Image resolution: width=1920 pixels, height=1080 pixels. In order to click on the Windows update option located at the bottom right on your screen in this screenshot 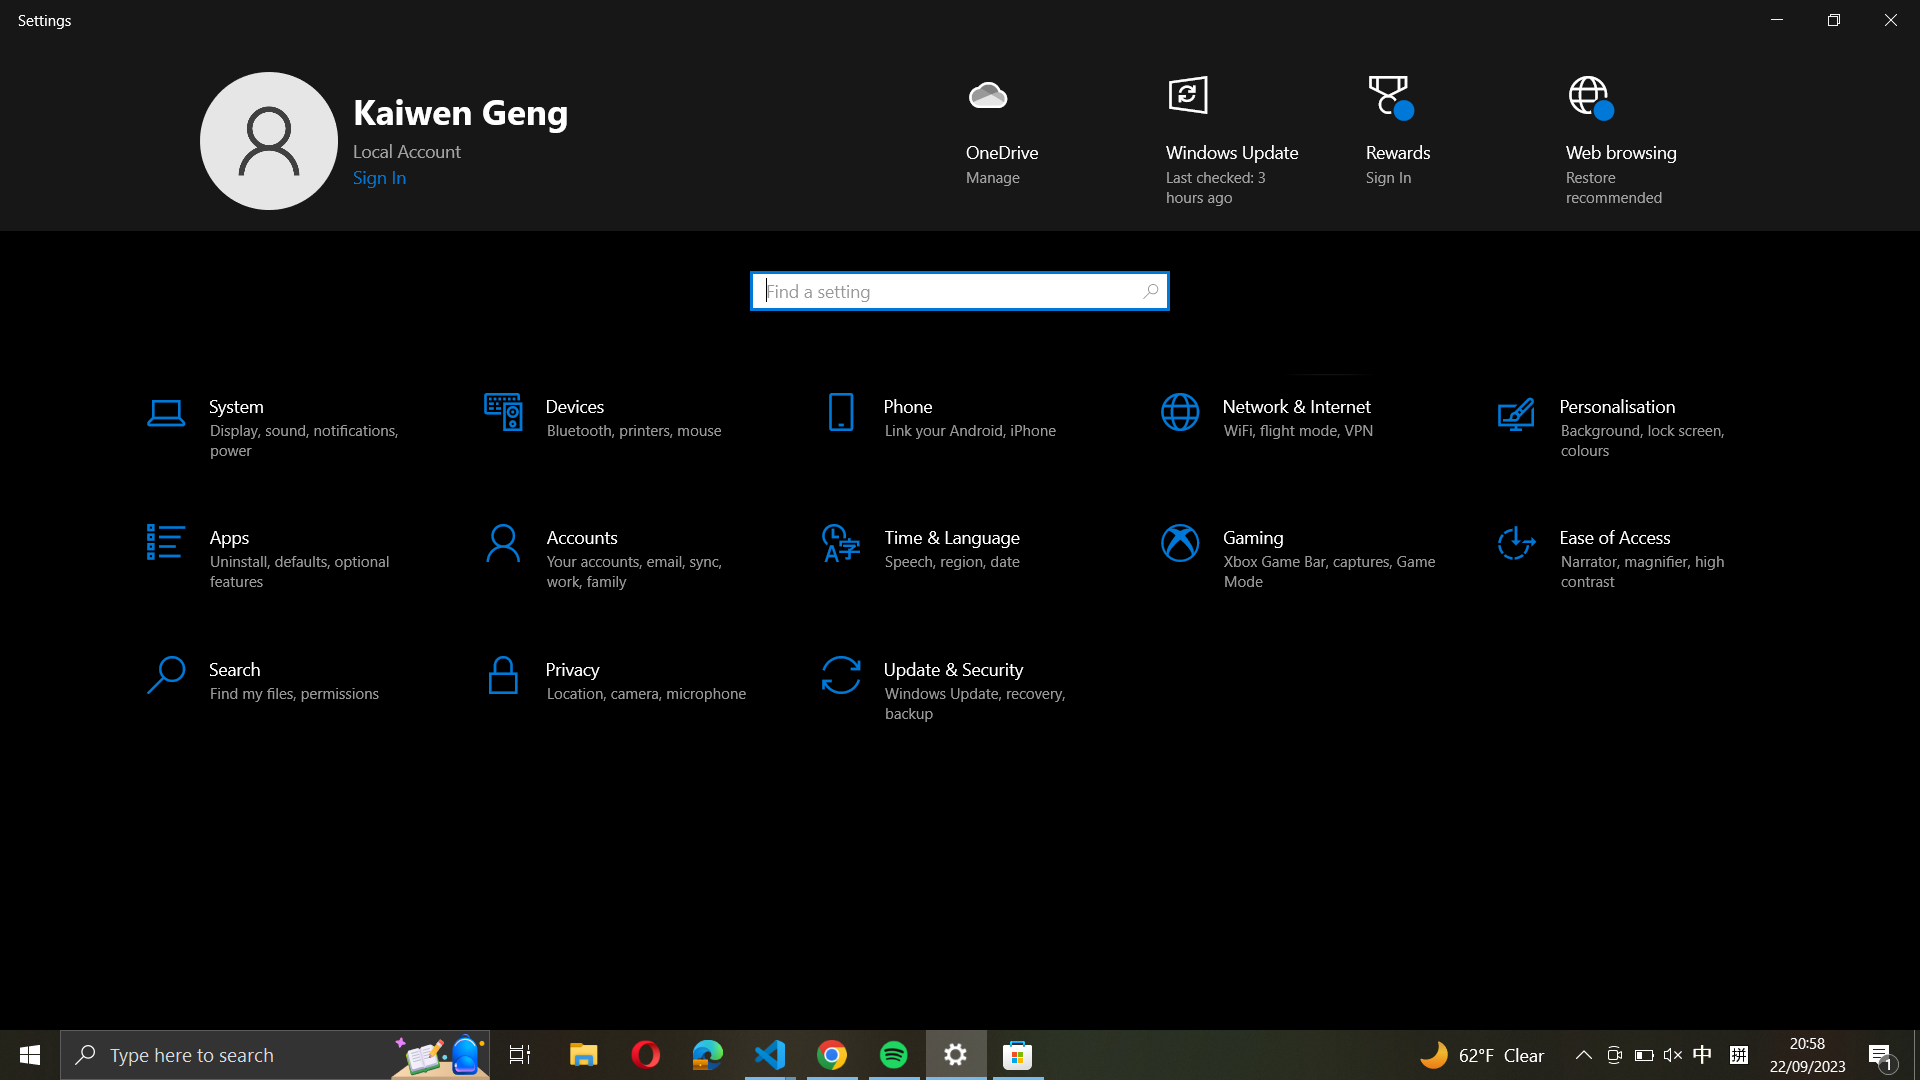, I will do `click(1220, 137)`.